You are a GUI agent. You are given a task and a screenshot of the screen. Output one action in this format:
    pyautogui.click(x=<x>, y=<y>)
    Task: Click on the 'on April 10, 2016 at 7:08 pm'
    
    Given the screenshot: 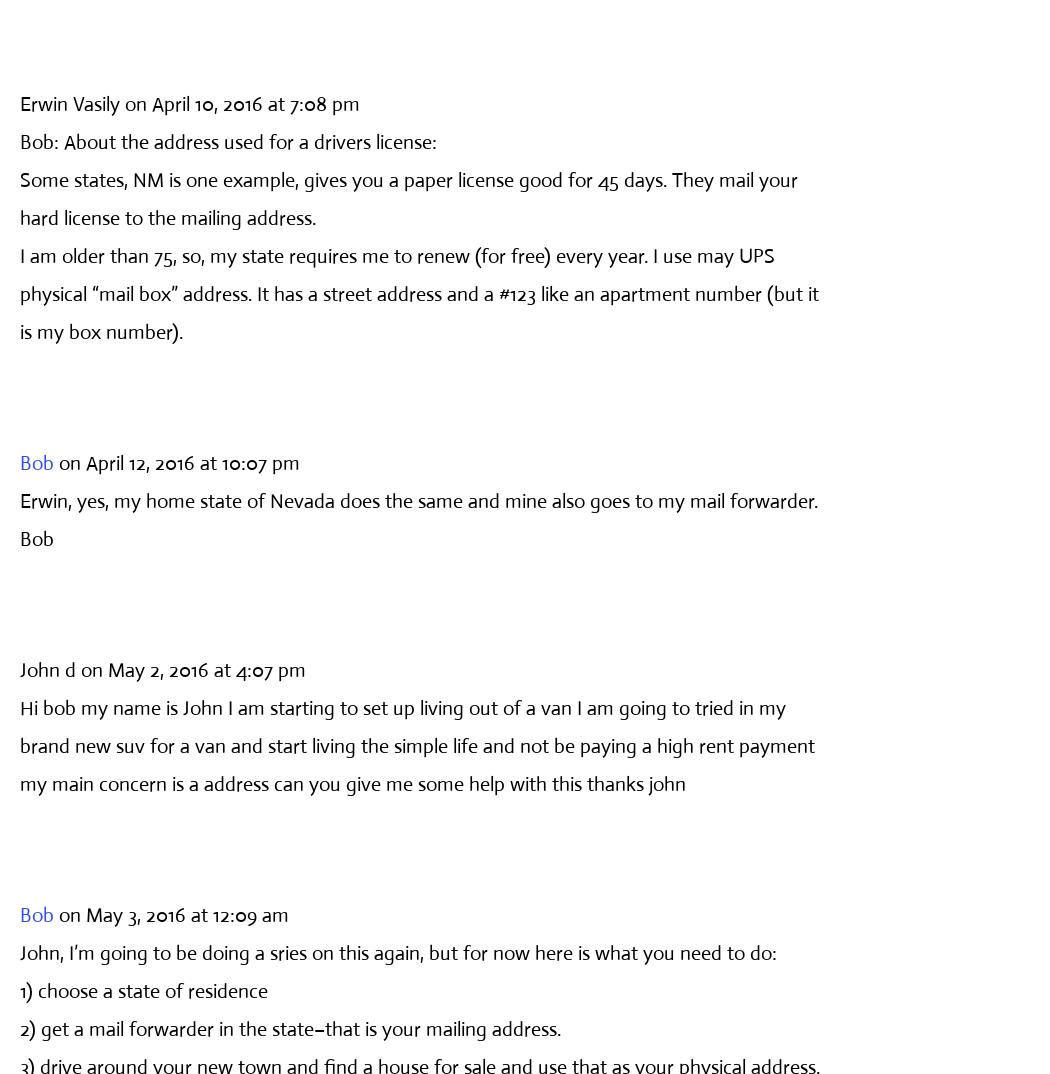 What is the action you would take?
    pyautogui.click(x=242, y=103)
    